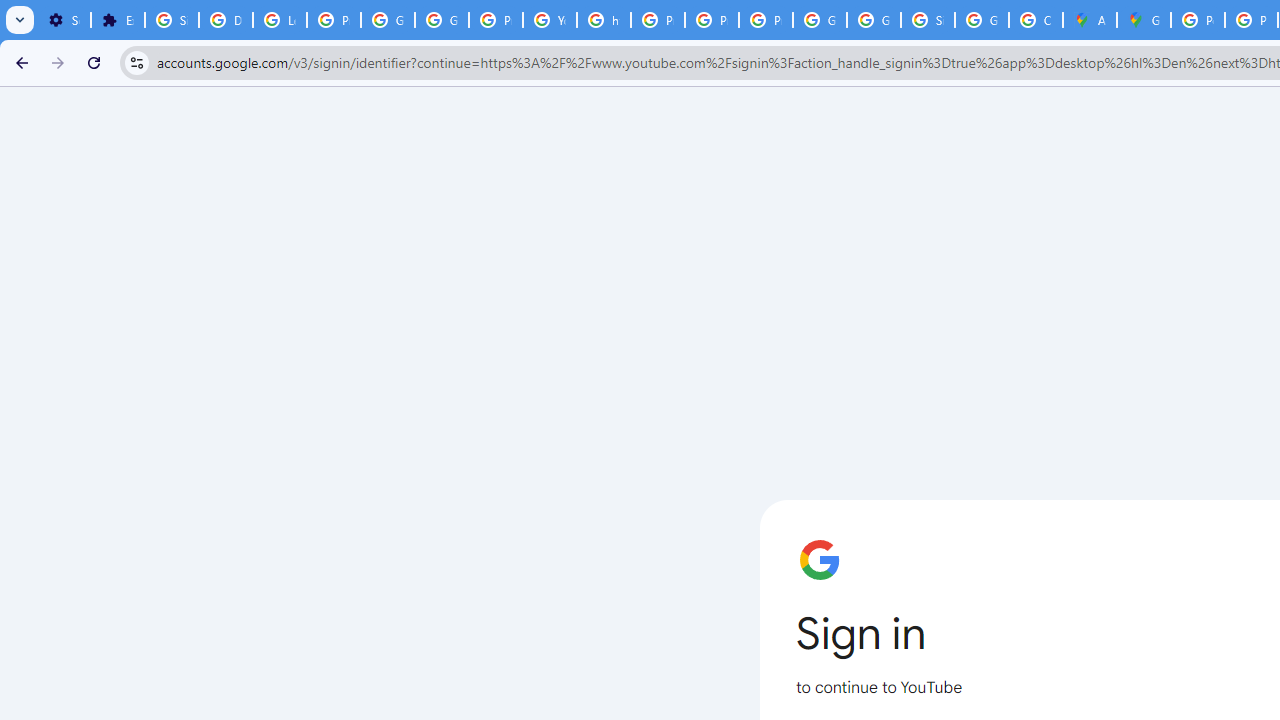  Describe the element at coordinates (387, 20) in the screenshot. I see `'Google Account Help'` at that location.